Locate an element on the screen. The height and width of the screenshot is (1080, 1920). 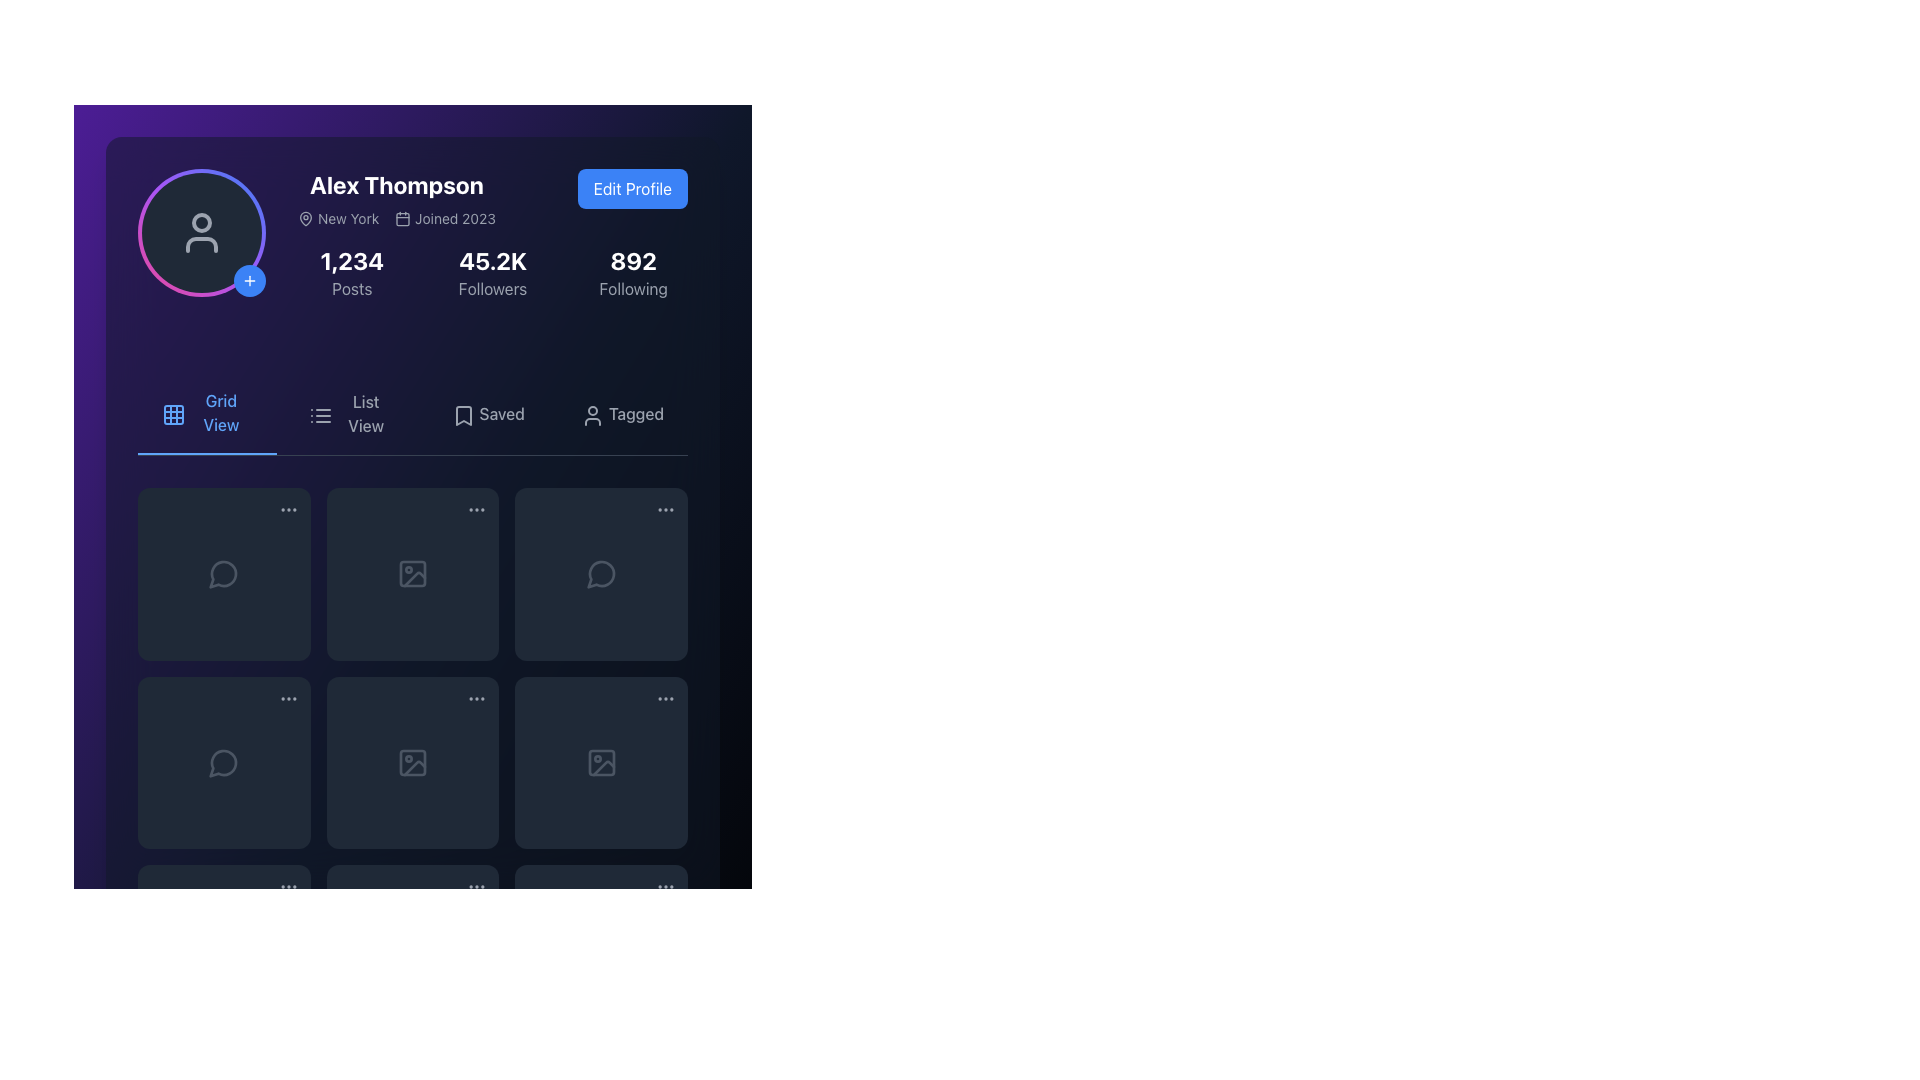
the map pin icon, which is a teardrop-shaped icon with a hollow interior, located to the left of the text 'New York' in the header section is located at coordinates (305, 218).